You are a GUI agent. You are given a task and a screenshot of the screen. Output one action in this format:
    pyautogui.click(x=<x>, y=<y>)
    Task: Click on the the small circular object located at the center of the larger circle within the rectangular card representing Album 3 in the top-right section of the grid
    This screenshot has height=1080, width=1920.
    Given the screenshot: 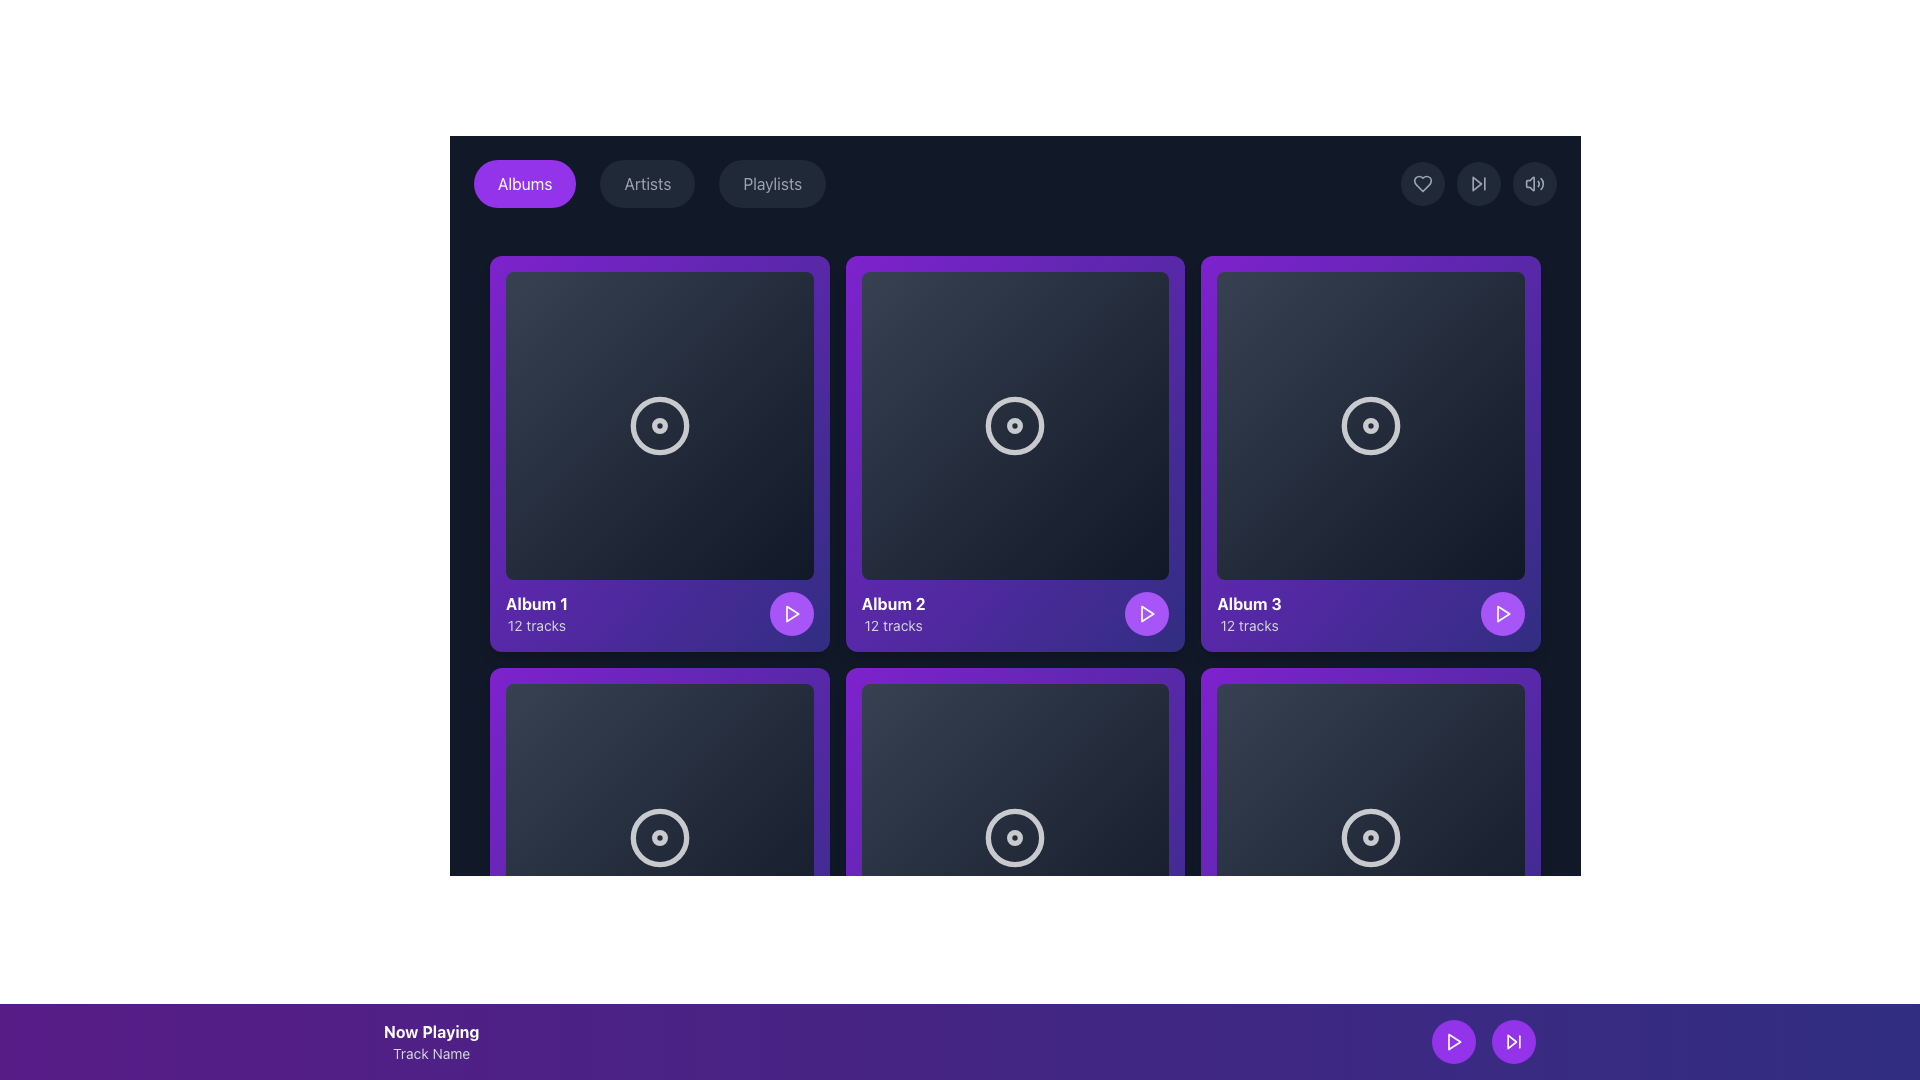 What is the action you would take?
    pyautogui.click(x=1370, y=424)
    